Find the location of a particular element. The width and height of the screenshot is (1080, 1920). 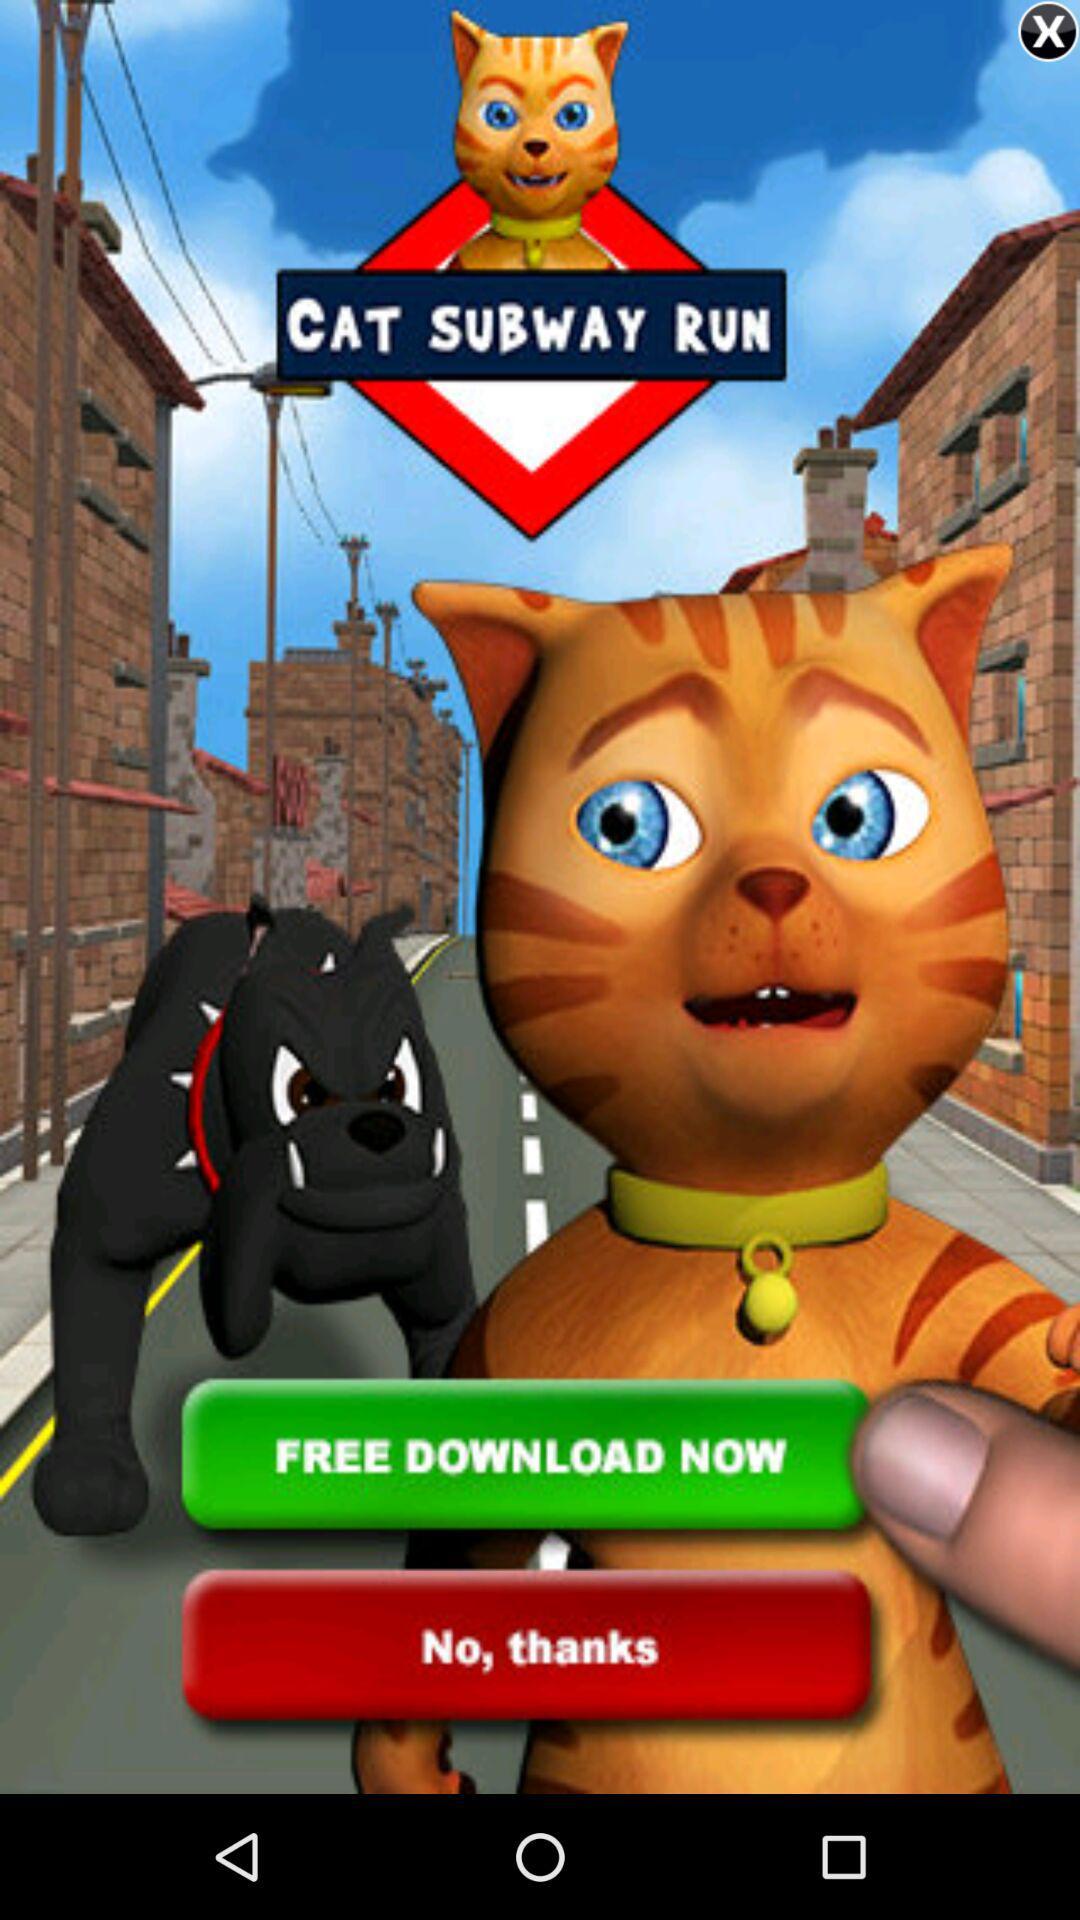

close is located at coordinates (1047, 31).